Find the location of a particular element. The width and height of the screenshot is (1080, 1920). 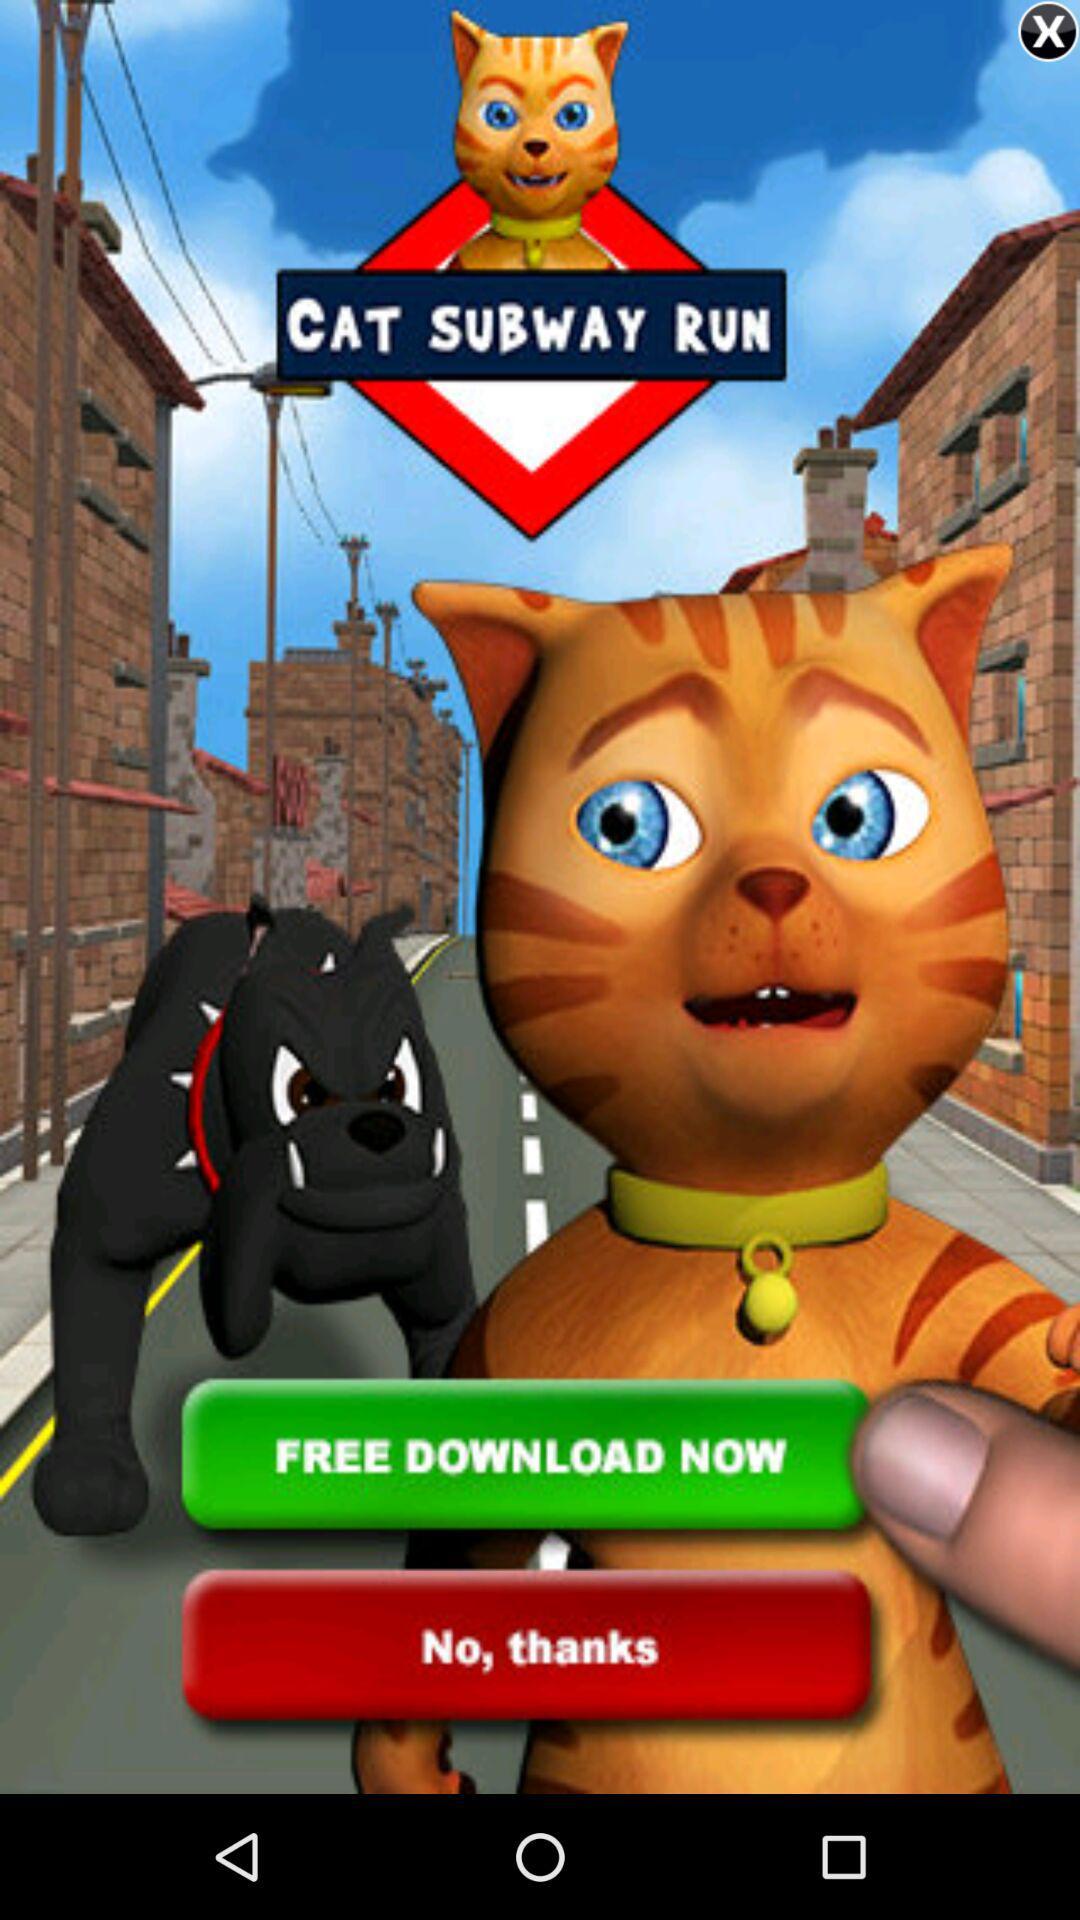

close is located at coordinates (1047, 31).